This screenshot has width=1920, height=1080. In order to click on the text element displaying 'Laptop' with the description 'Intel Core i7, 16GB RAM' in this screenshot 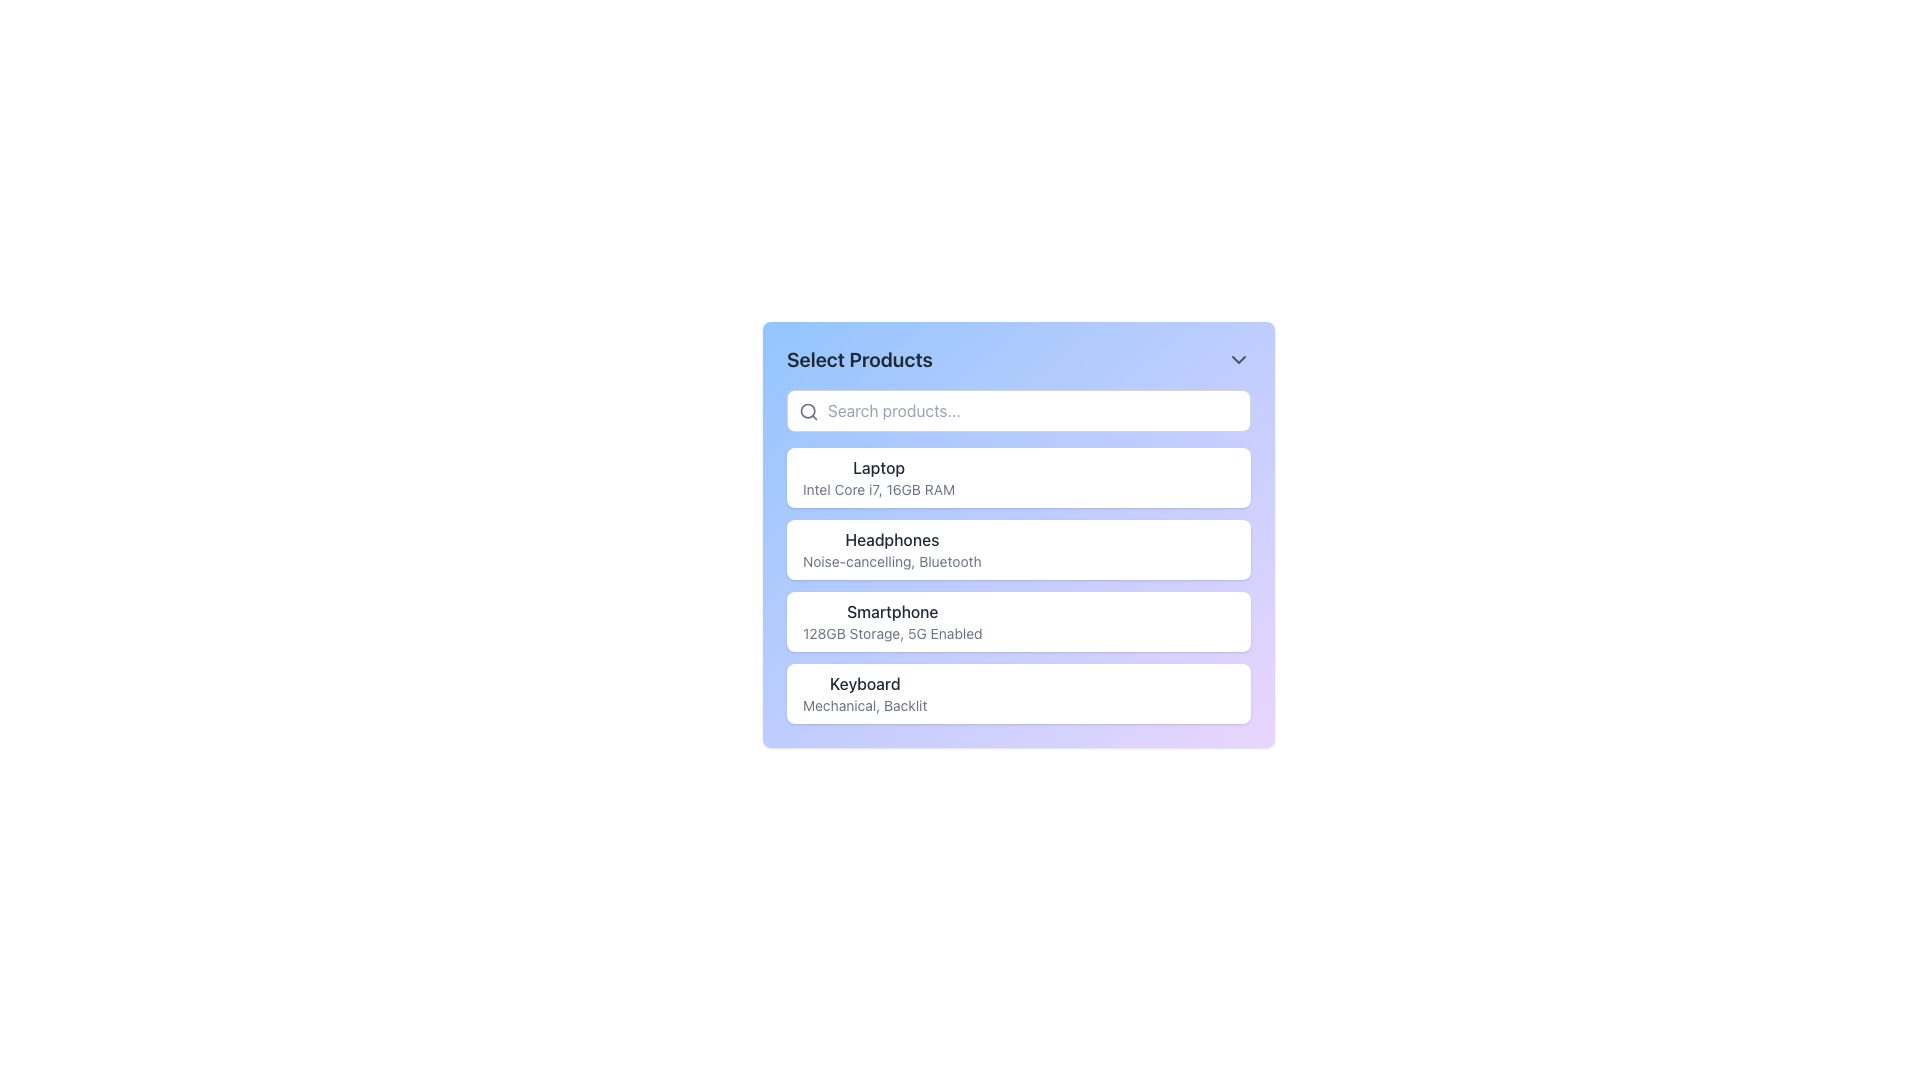, I will do `click(878, 478)`.